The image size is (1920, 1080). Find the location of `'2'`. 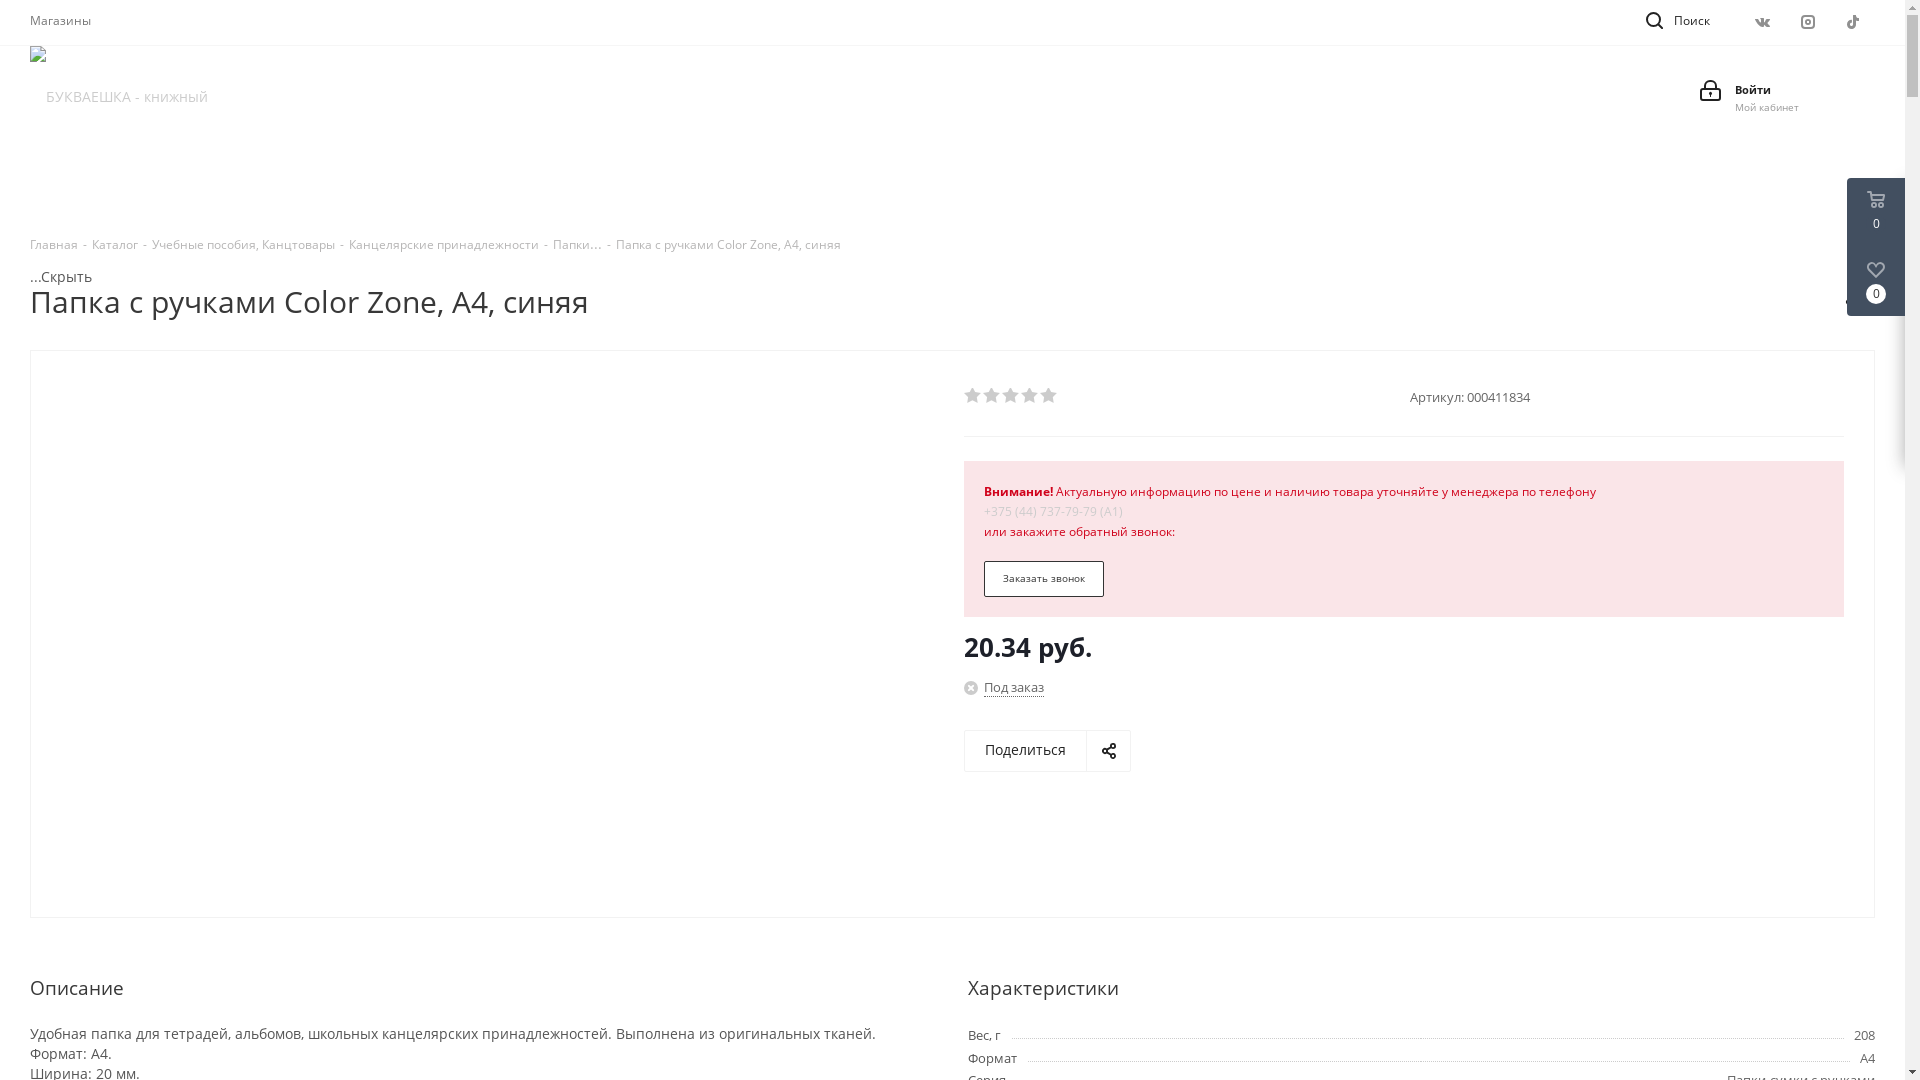

'2' is located at coordinates (991, 396).